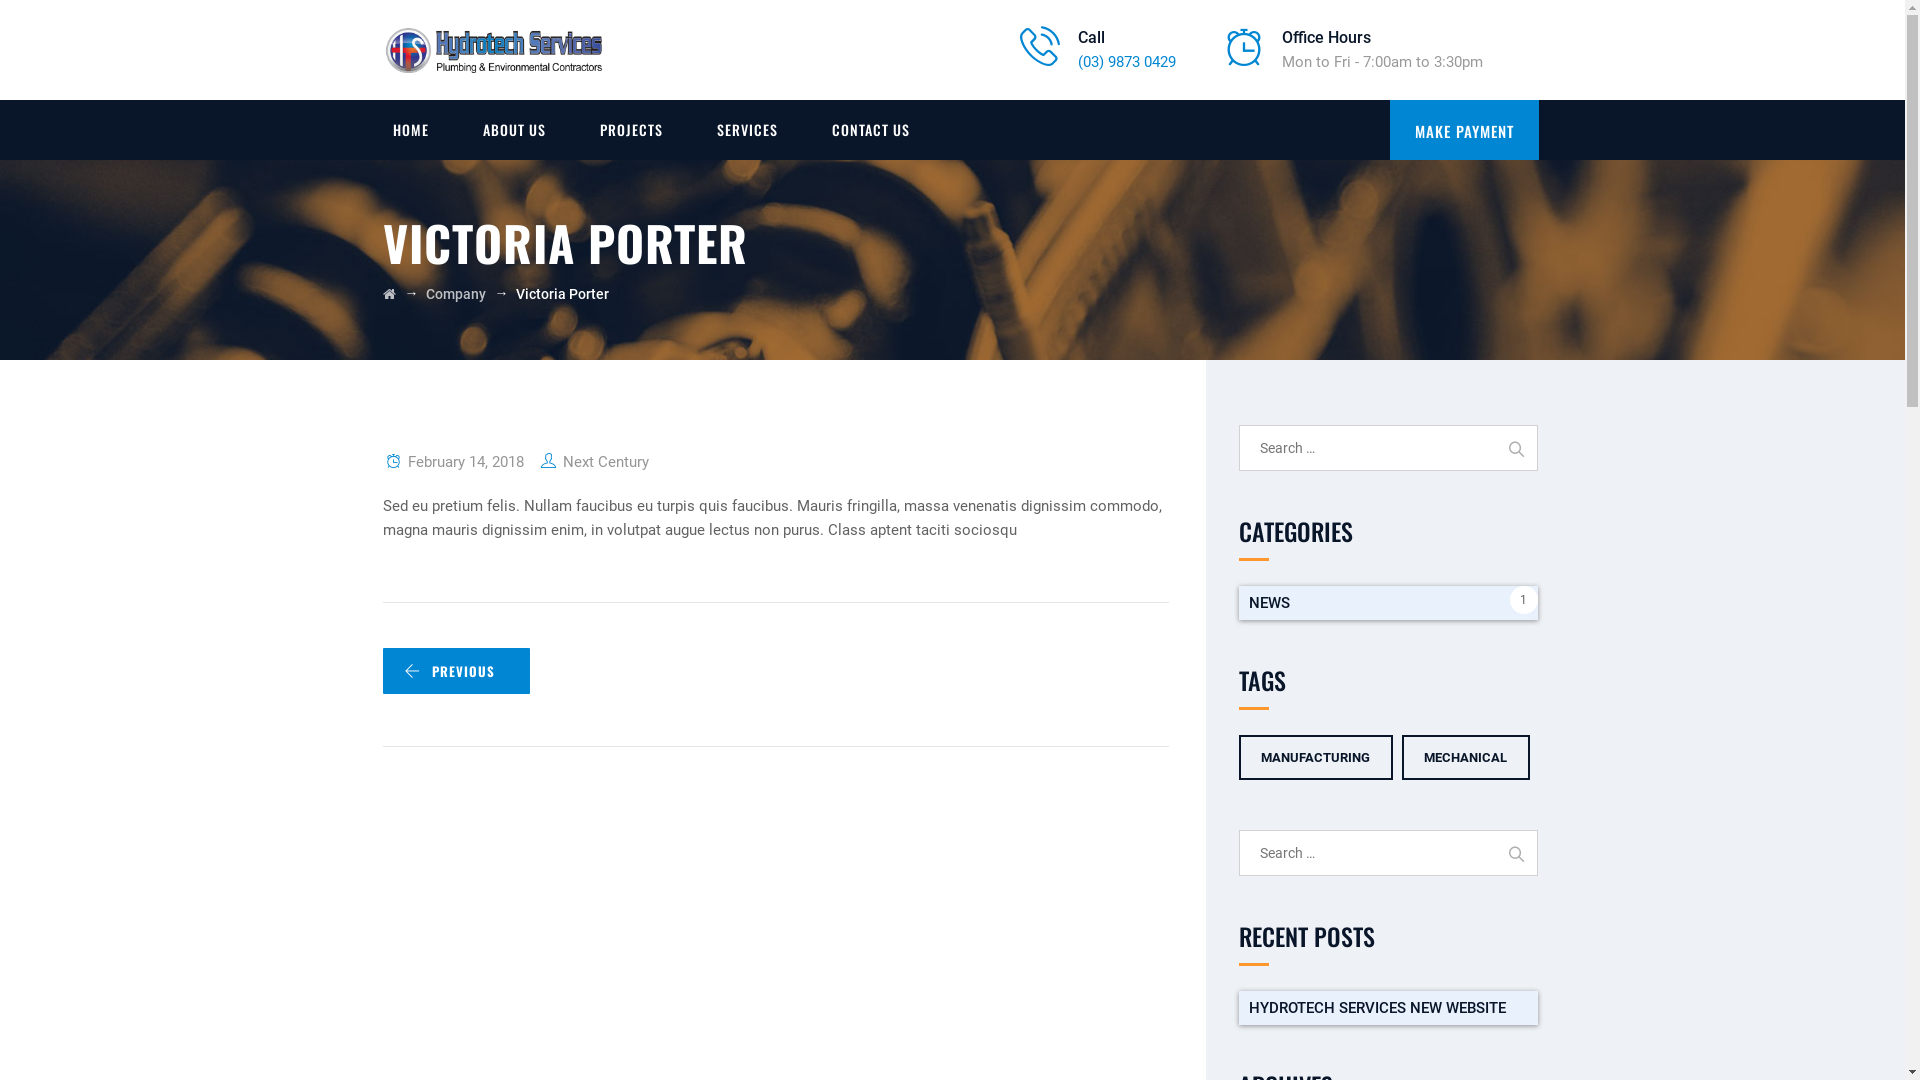 Image resolution: width=1920 pixels, height=1080 pixels. What do you see at coordinates (806, 130) in the screenshot?
I see `'CONTACT US'` at bounding box center [806, 130].